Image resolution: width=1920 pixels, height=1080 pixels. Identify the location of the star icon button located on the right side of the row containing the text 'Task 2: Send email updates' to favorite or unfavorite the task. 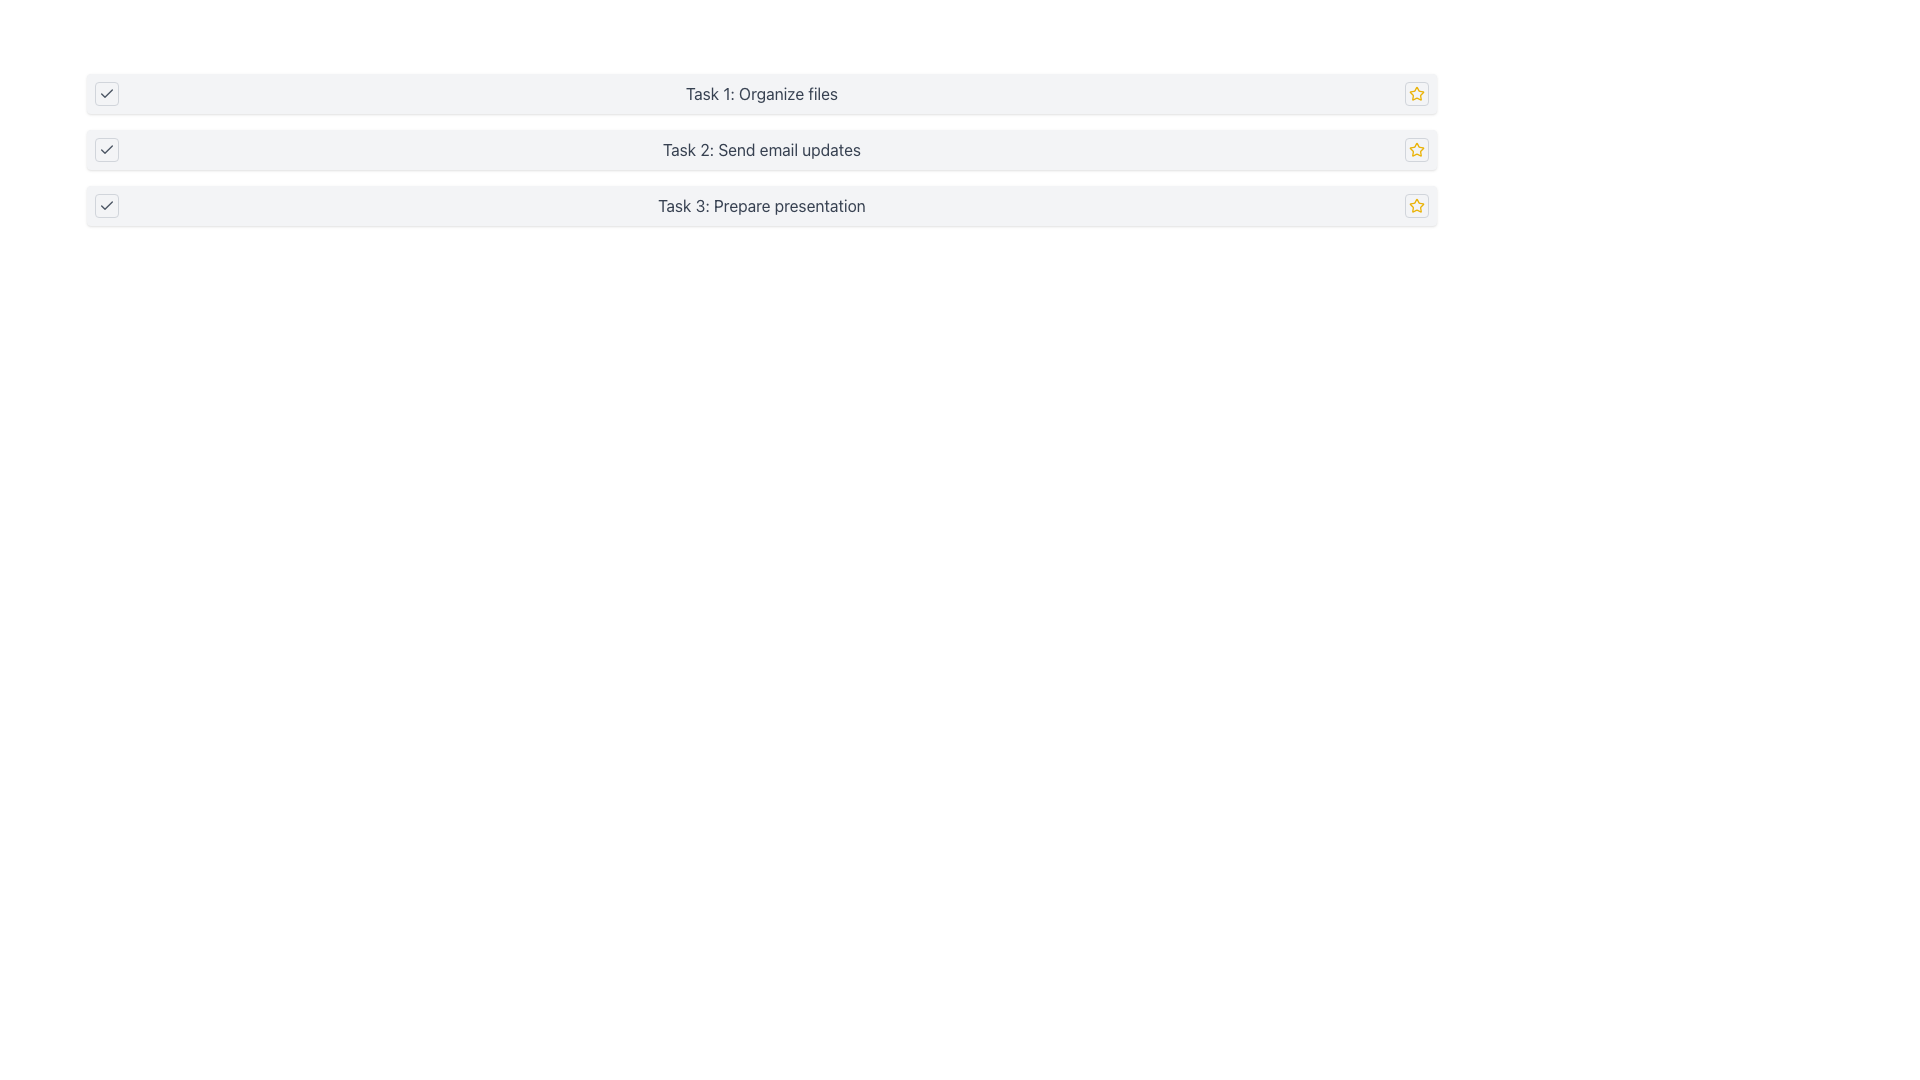
(1415, 149).